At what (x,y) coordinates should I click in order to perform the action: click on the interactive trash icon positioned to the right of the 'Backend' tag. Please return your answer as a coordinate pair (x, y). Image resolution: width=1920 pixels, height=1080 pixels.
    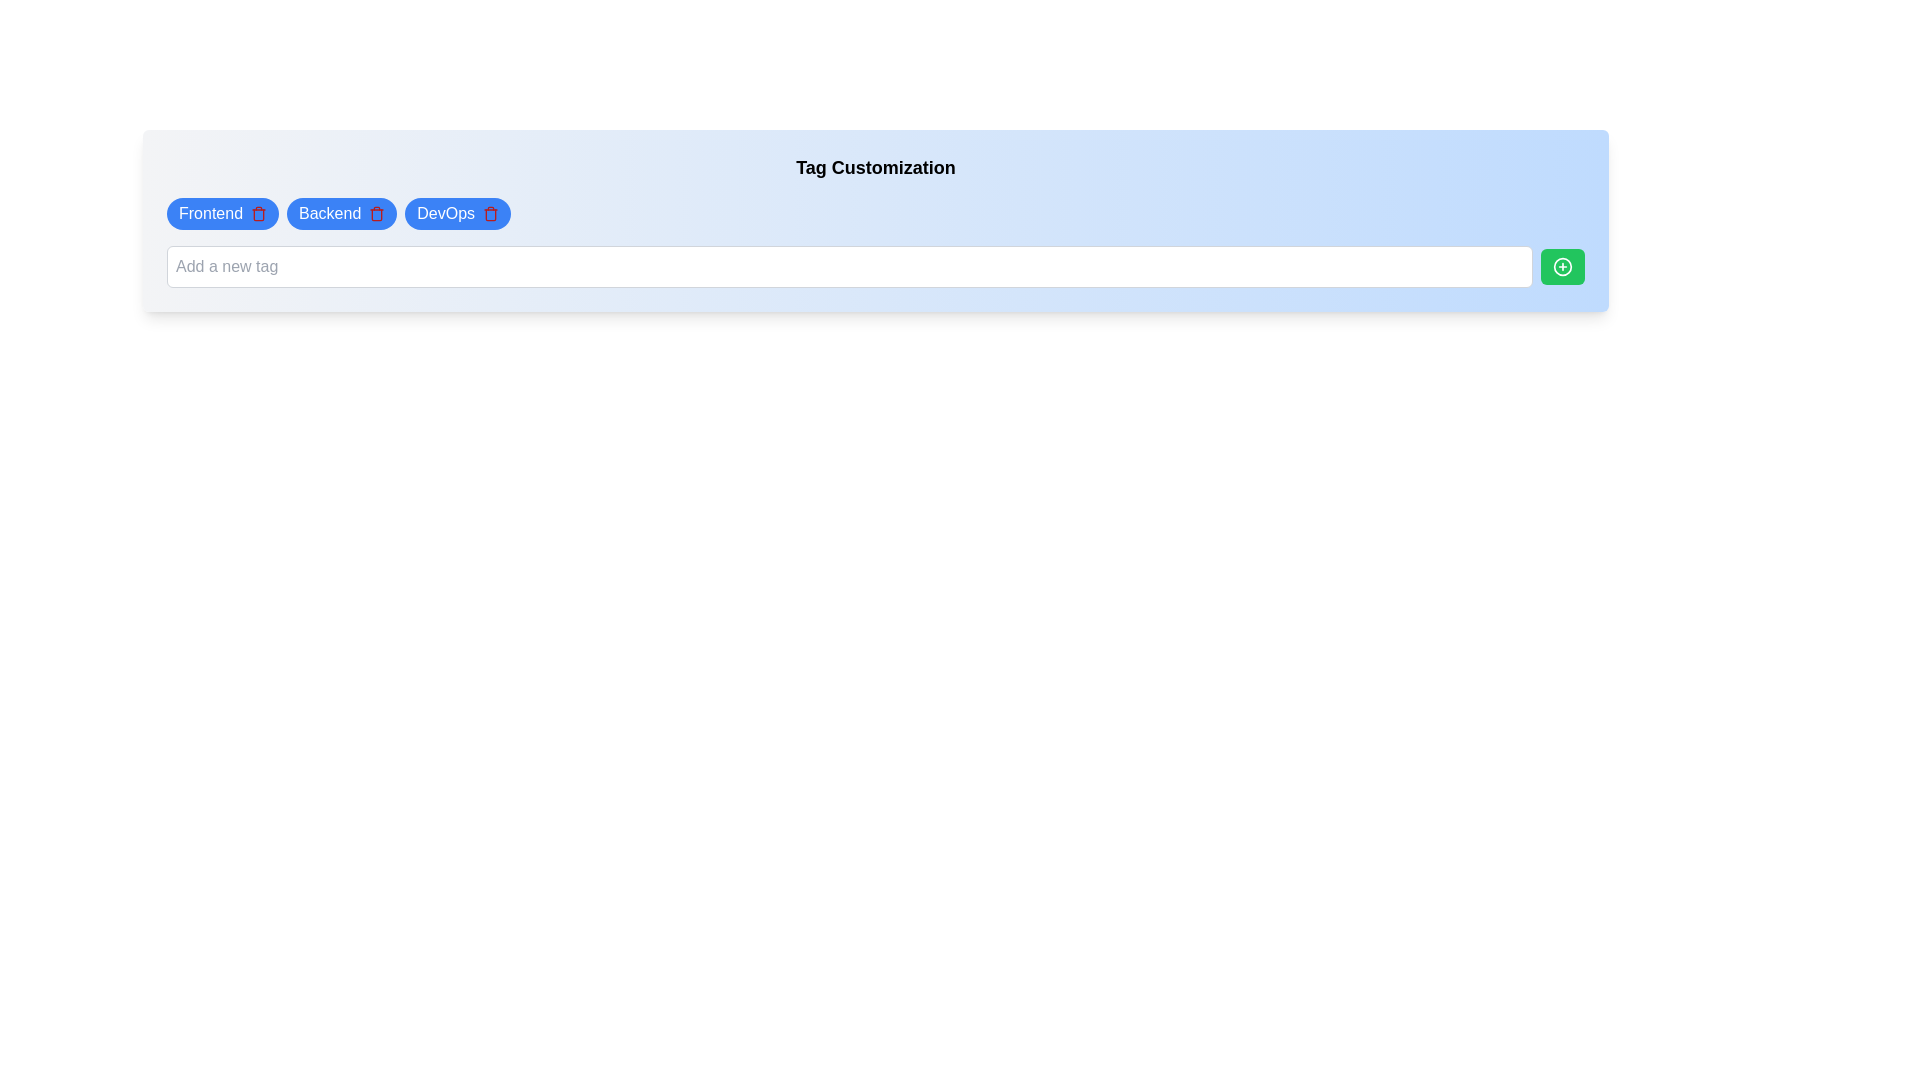
    Looking at the image, I should click on (377, 213).